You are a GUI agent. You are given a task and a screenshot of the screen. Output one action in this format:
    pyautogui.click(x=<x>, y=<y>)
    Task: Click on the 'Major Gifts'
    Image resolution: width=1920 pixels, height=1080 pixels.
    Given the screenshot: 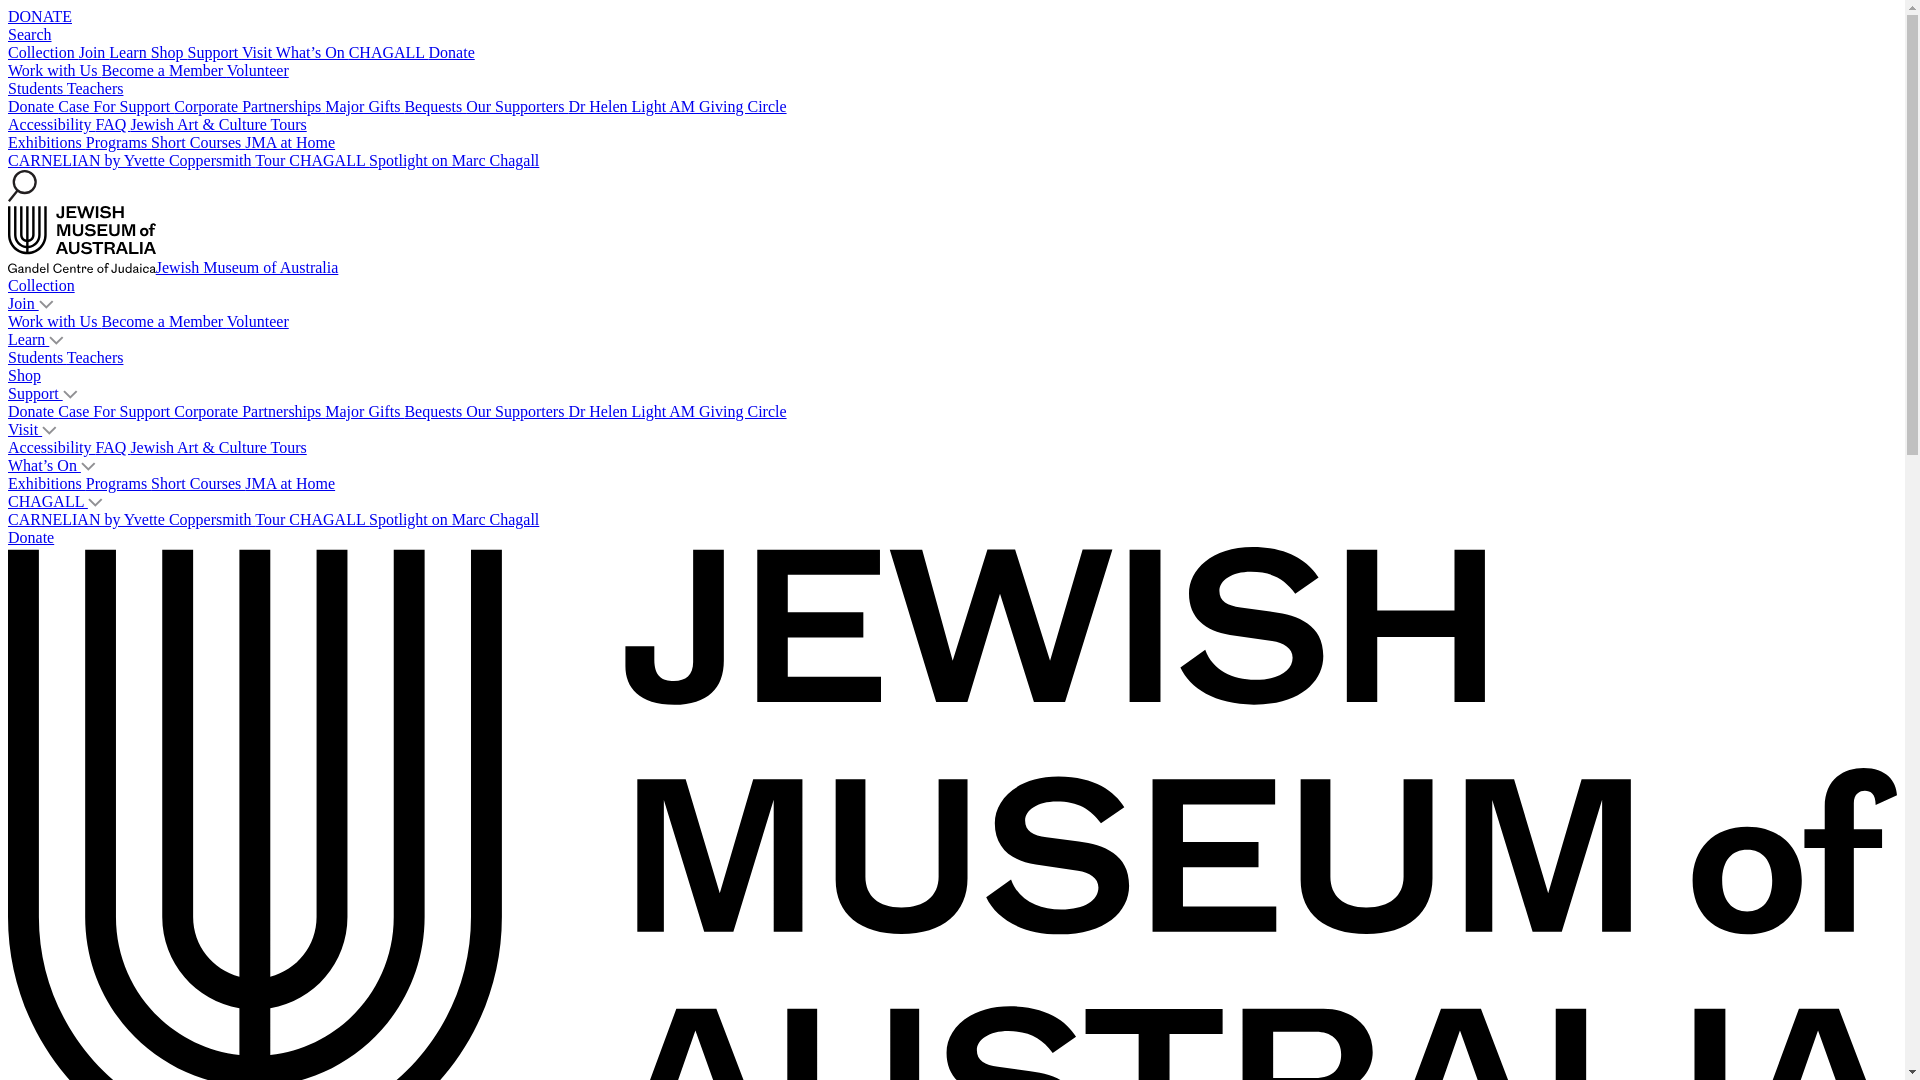 What is the action you would take?
    pyautogui.click(x=364, y=106)
    